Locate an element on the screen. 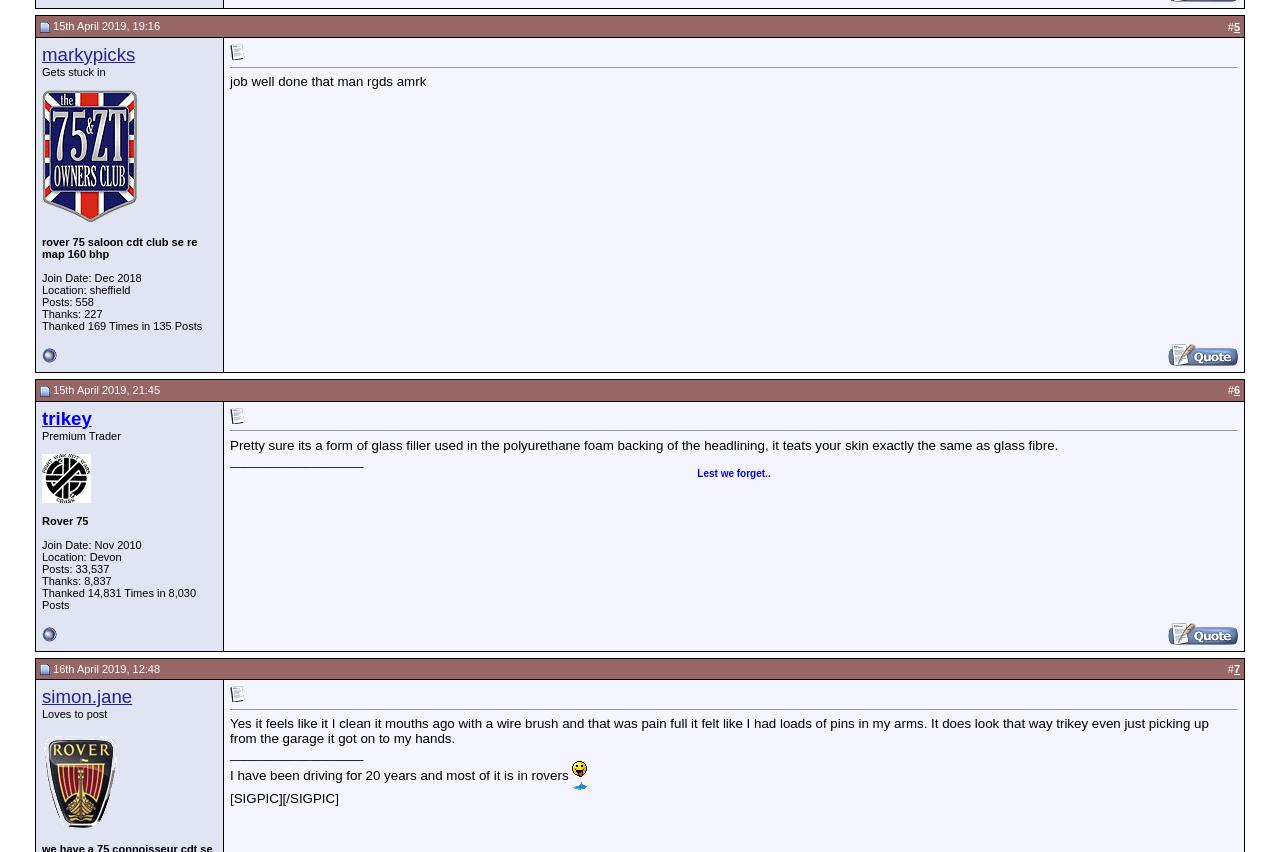 Image resolution: width=1280 pixels, height=852 pixels. '6' is located at coordinates (1235, 388).